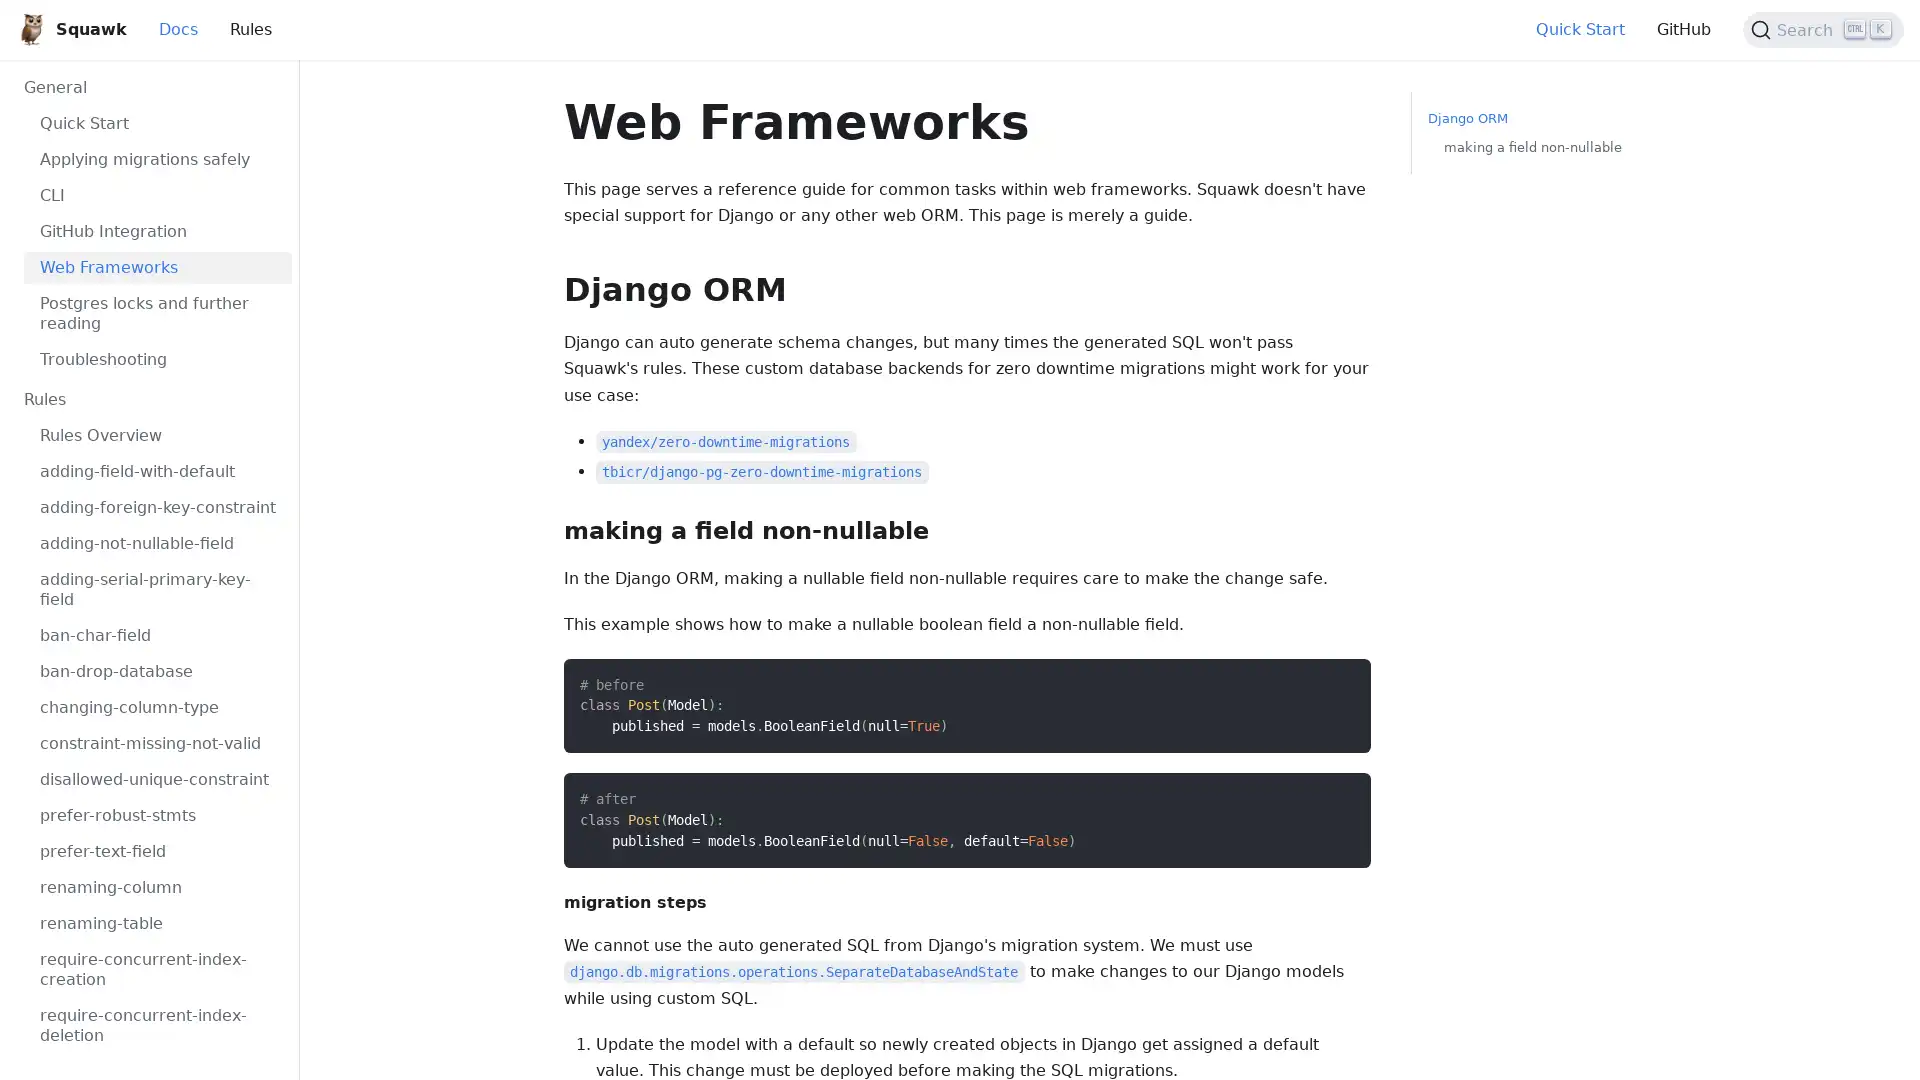 This screenshot has width=1920, height=1080. Describe the element at coordinates (1338, 793) in the screenshot. I see `Copy code to clipboard` at that location.